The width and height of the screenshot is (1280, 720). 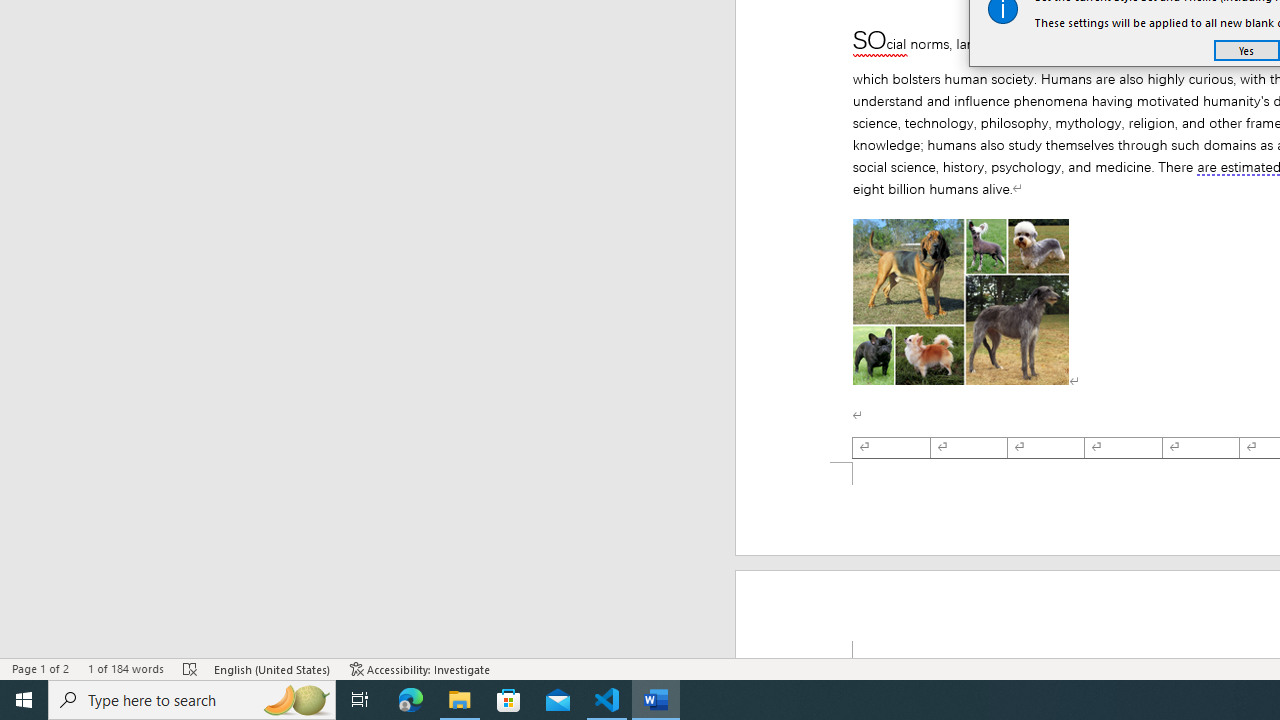 What do you see at coordinates (24, 698) in the screenshot?
I see `'Start'` at bounding box center [24, 698].